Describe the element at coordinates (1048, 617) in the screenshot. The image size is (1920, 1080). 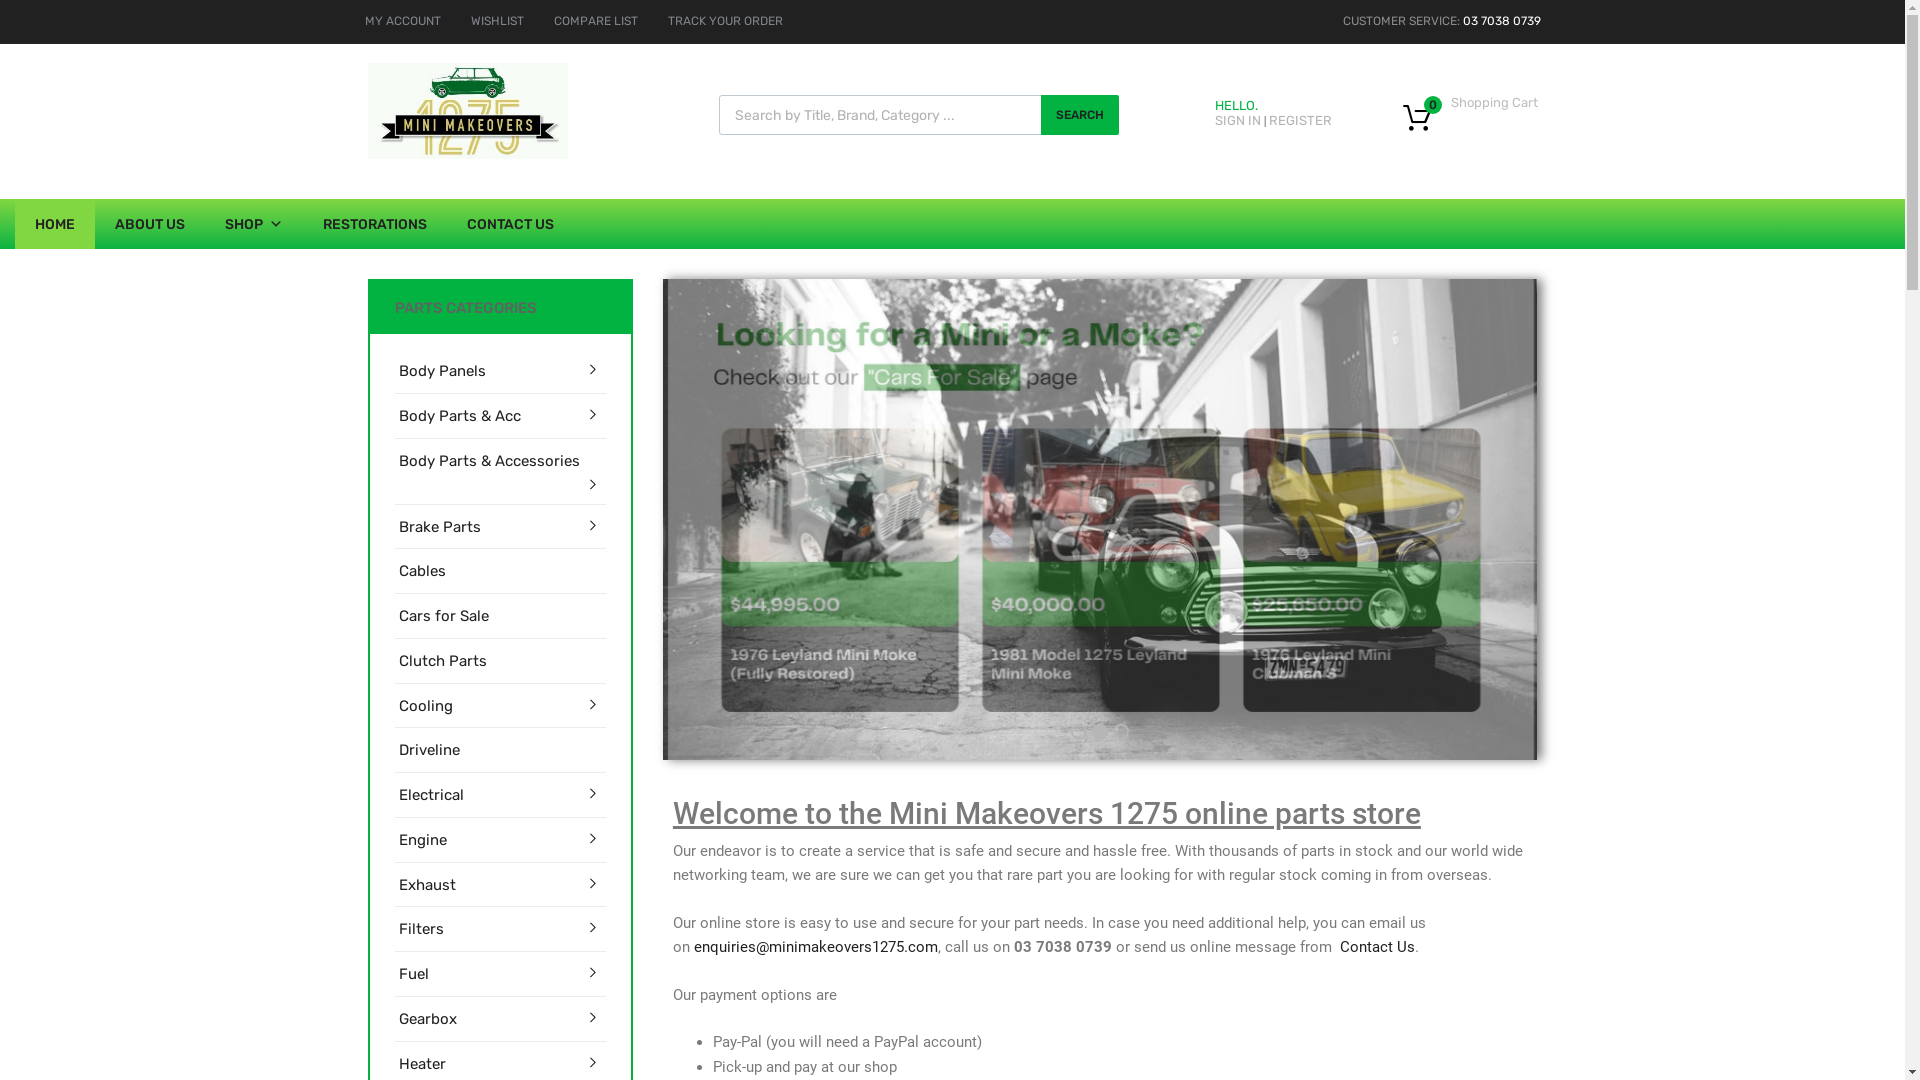
I see `'Register'` at that location.